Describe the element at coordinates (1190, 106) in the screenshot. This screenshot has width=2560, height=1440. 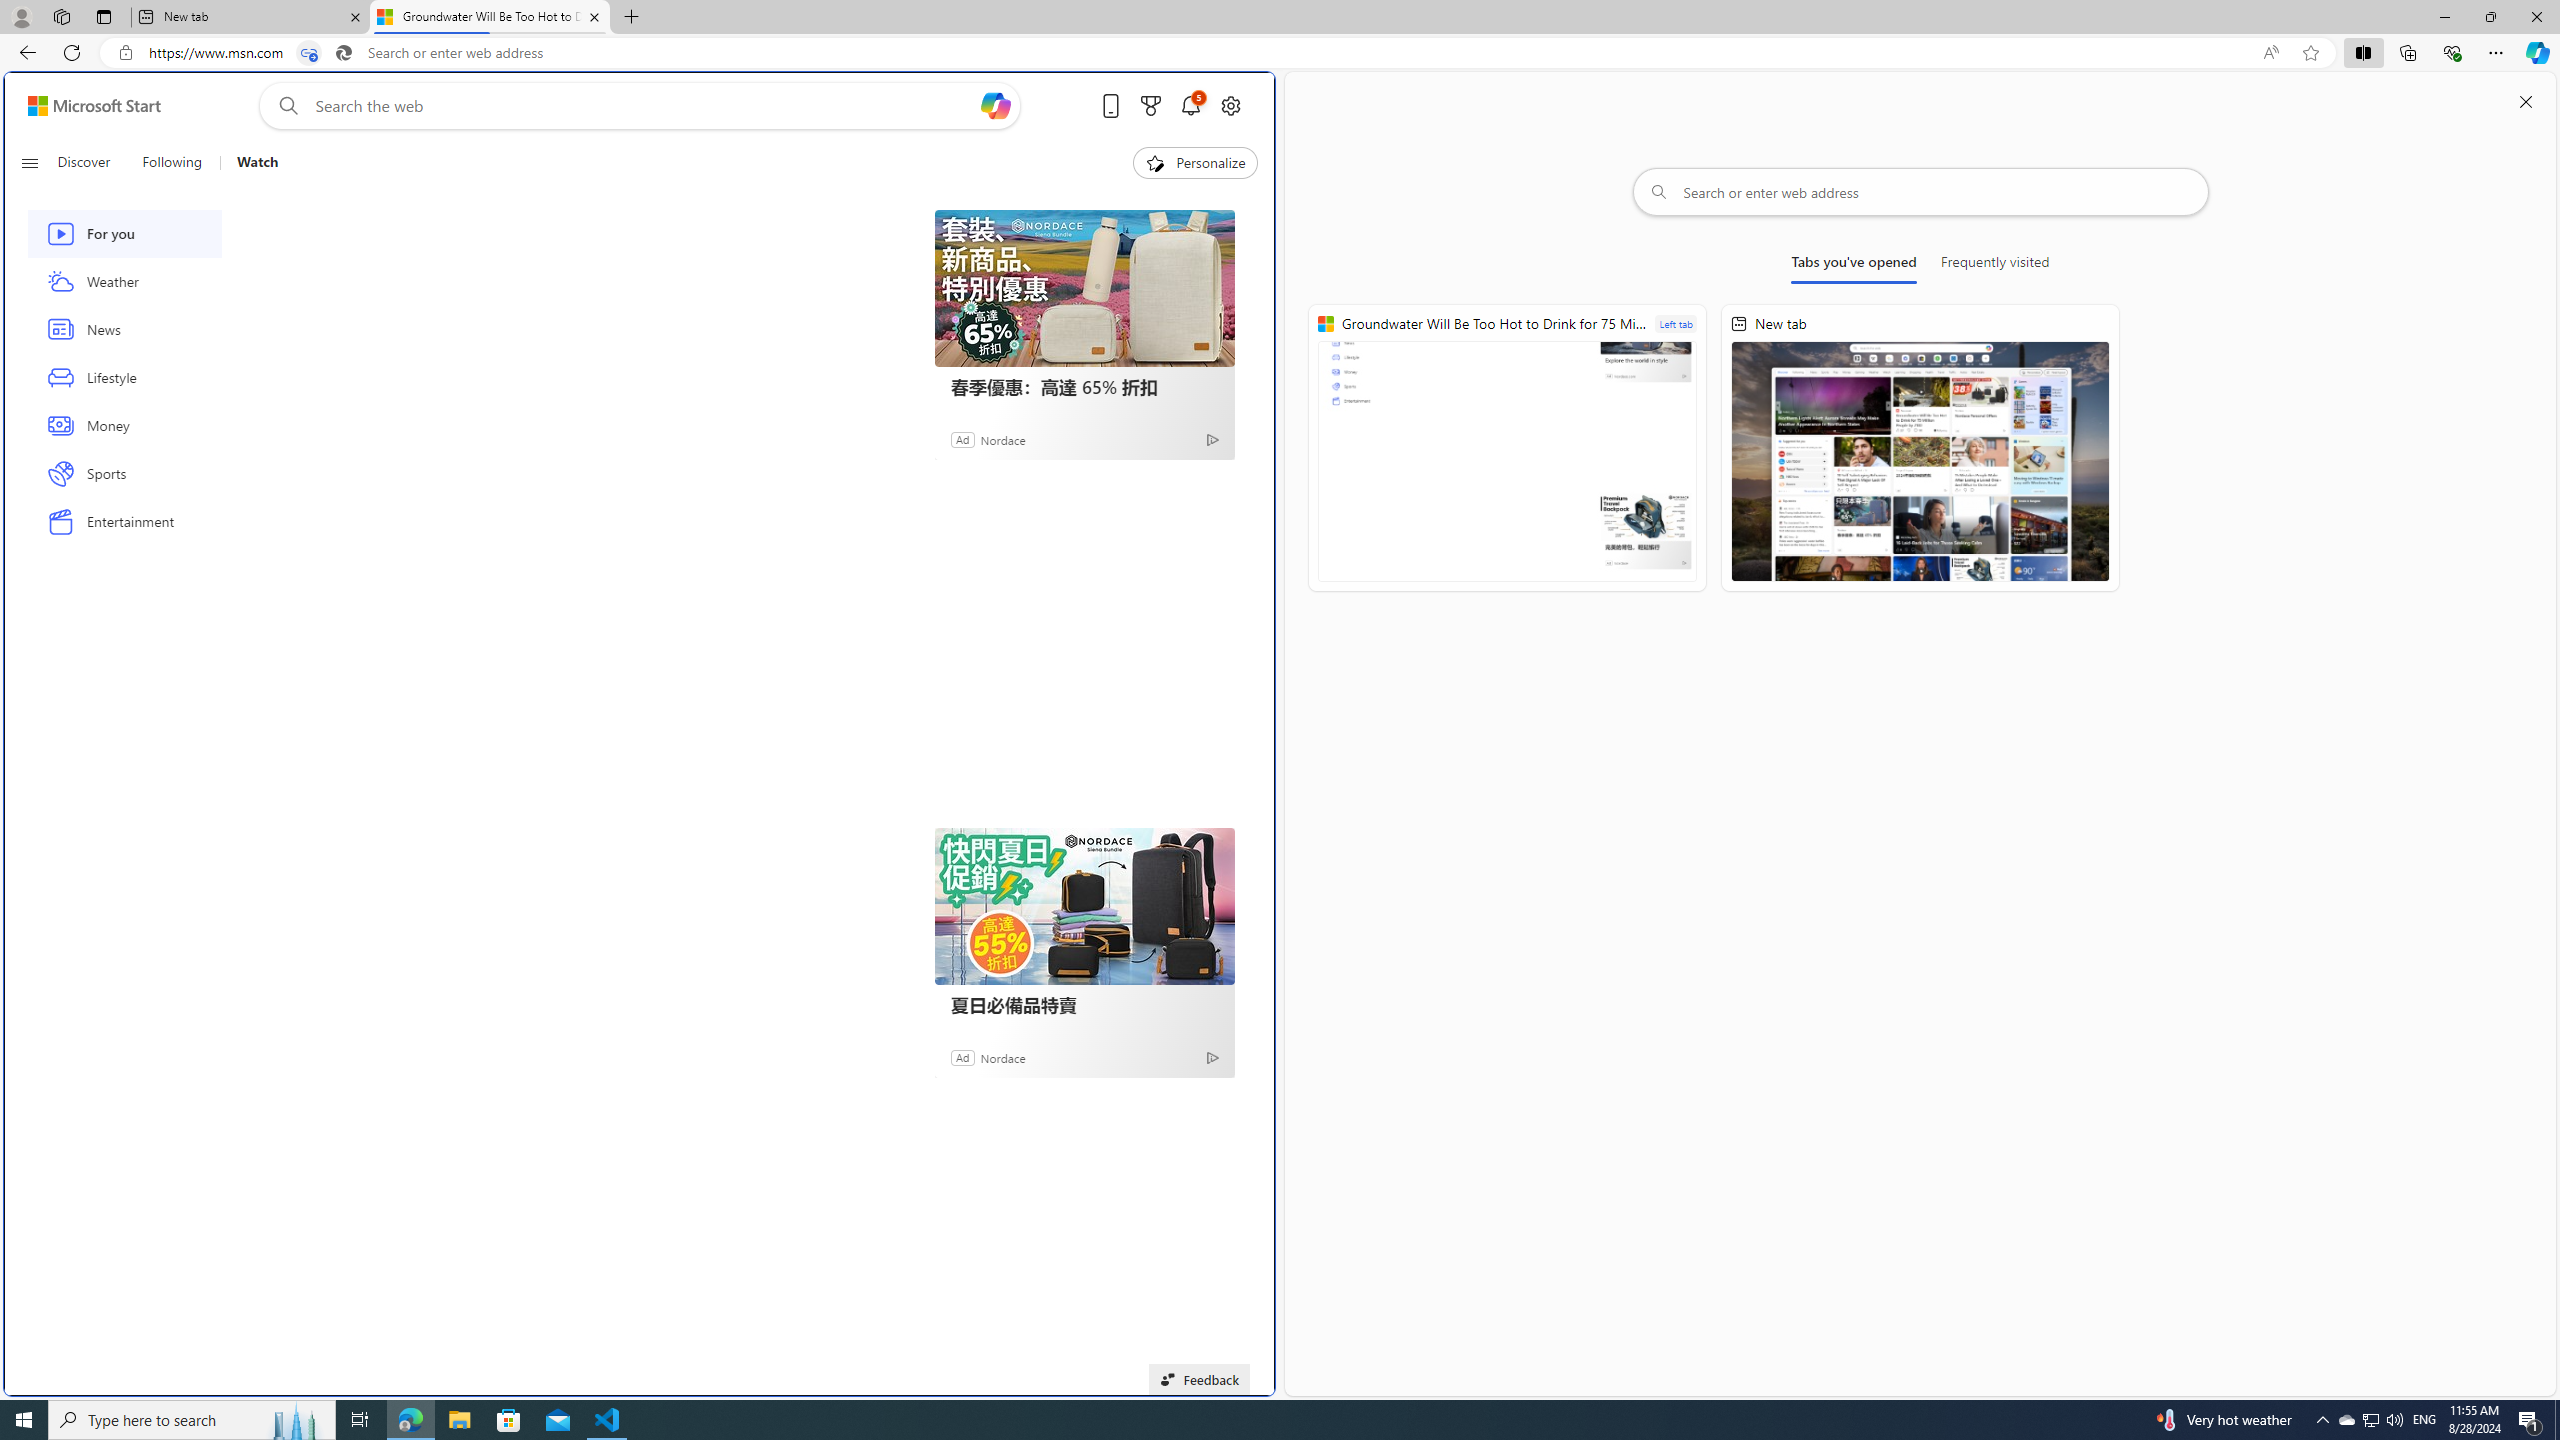
I see `'Notifications'` at that location.